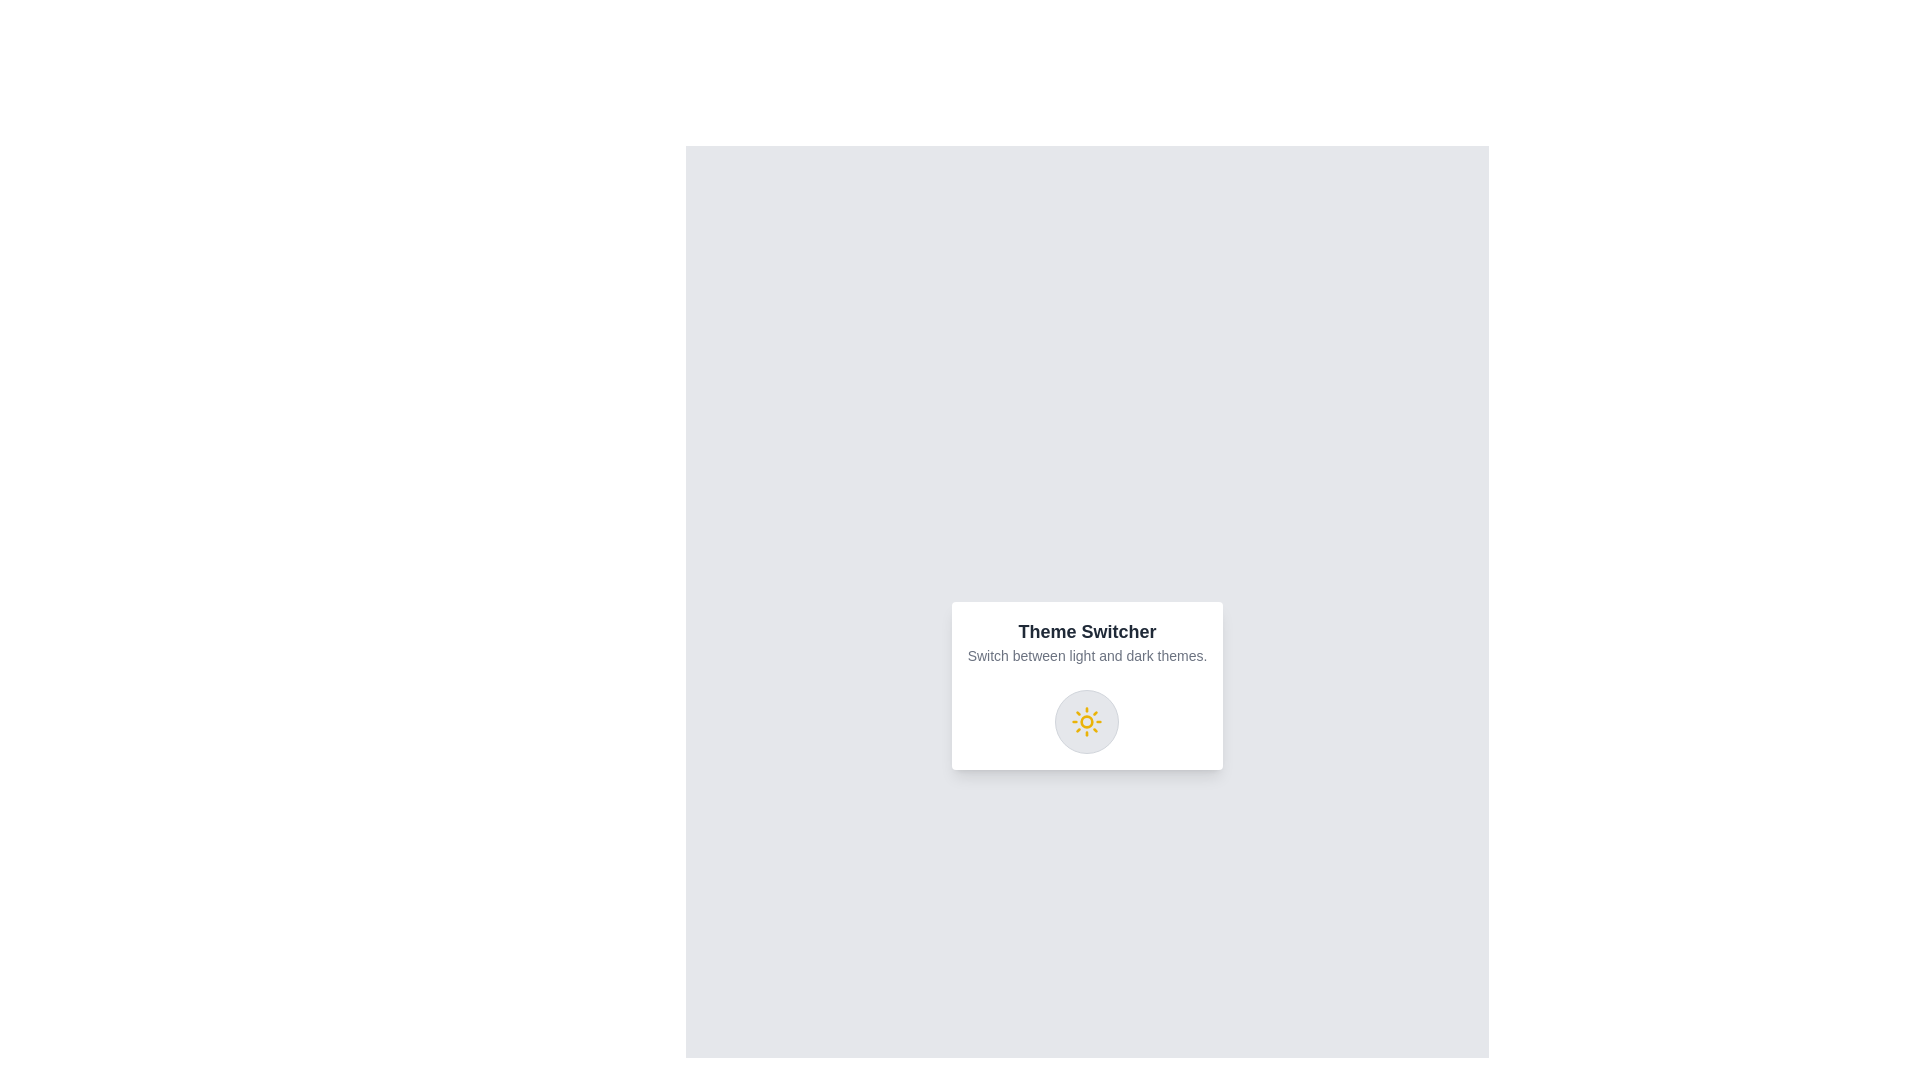 Image resolution: width=1920 pixels, height=1080 pixels. I want to click on the theme switcher button located at the bottom of the 'Theme Switcher' card, so click(1086, 721).